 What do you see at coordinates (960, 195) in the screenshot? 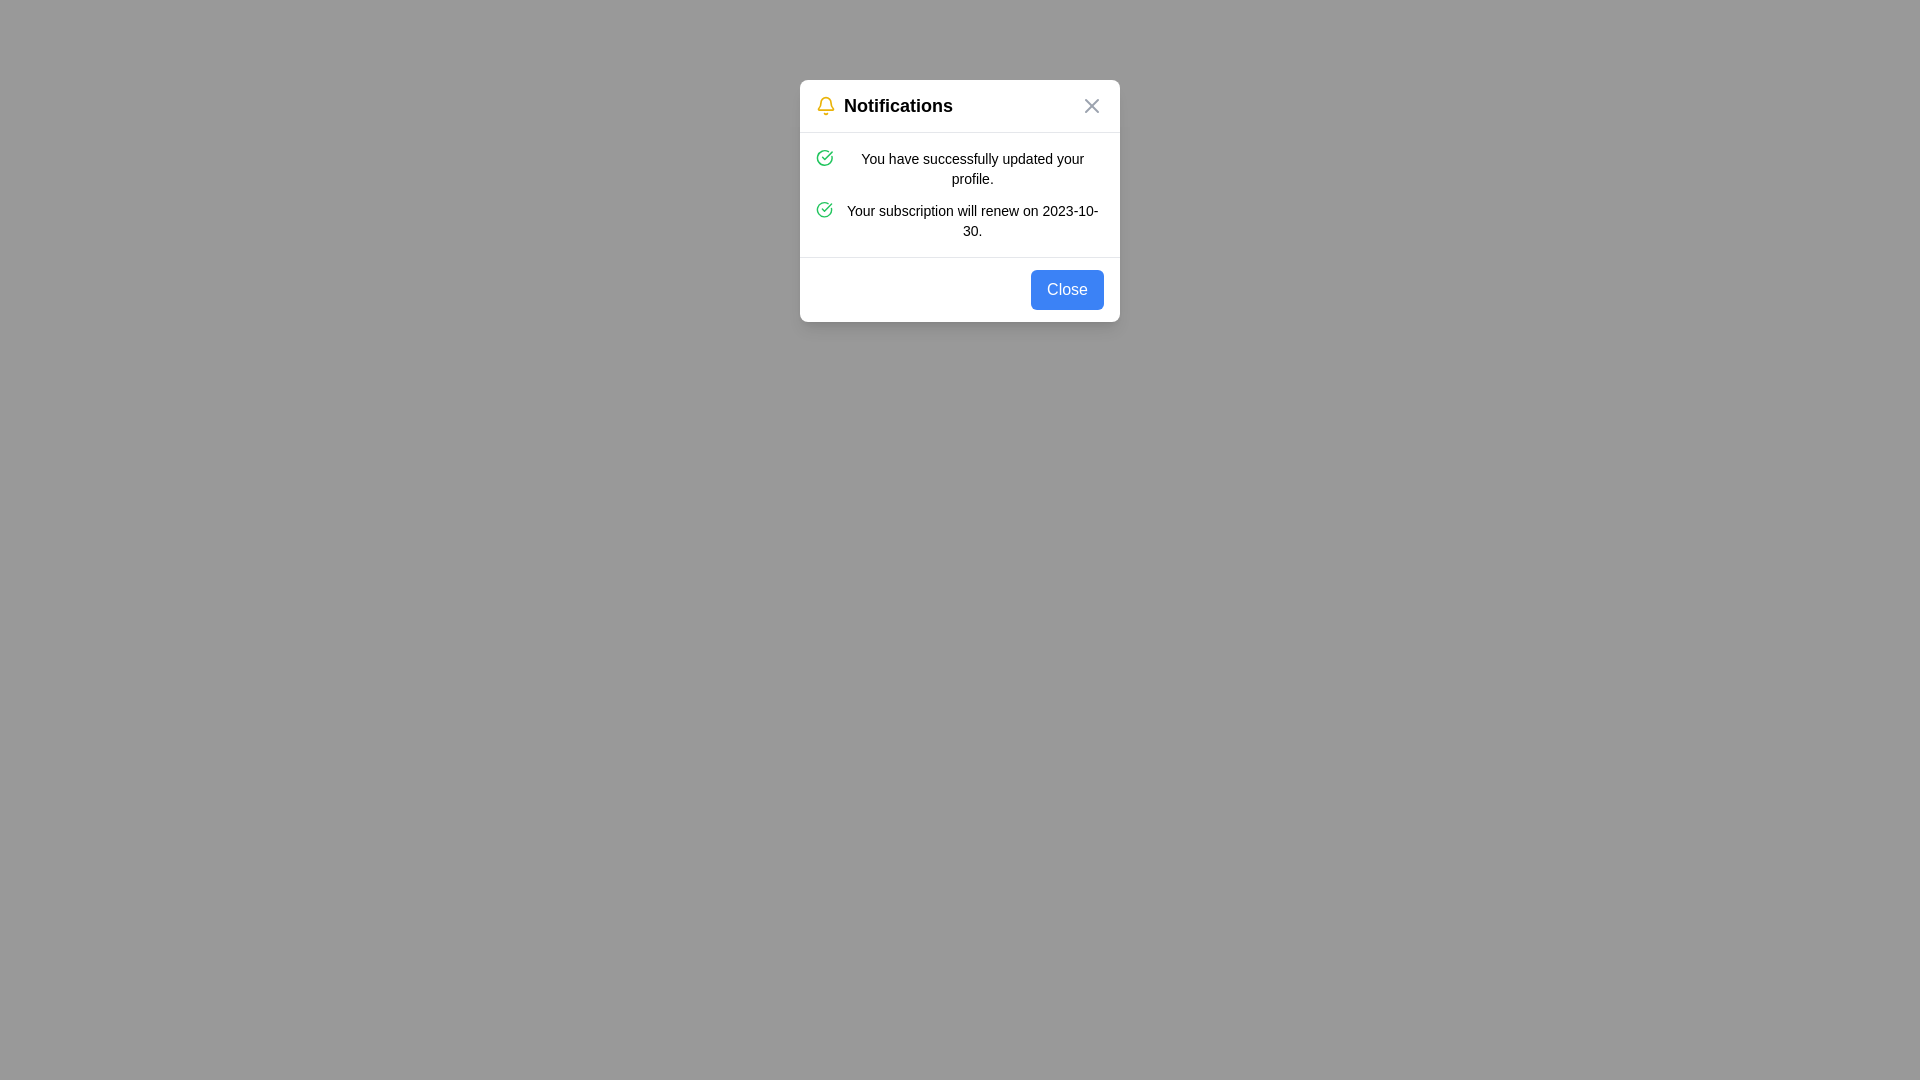
I see `text content from the notification section that displays messages about profile update and subscription renewal, located in the modal dialog below the 'Notifications' header` at bounding box center [960, 195].